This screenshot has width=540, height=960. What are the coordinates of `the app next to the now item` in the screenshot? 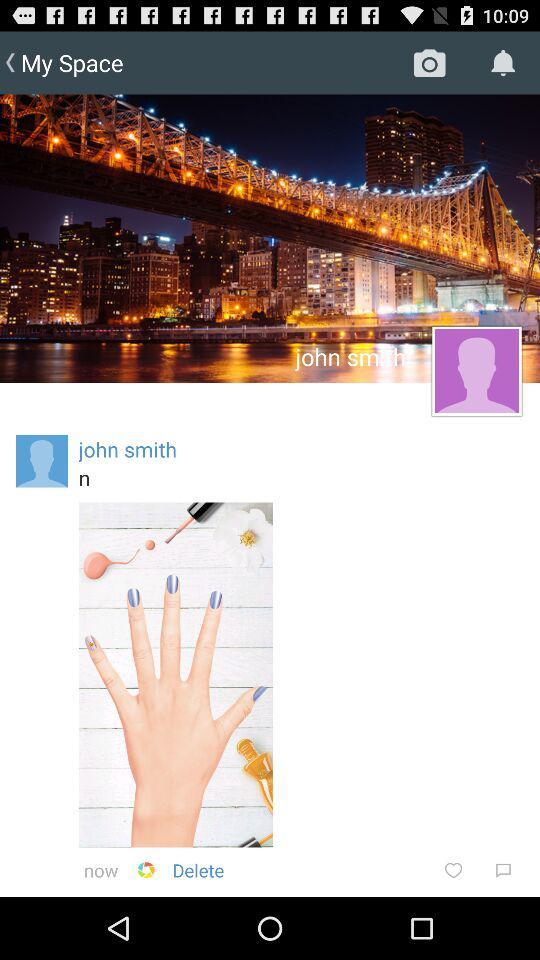 It's located at (145, 869).